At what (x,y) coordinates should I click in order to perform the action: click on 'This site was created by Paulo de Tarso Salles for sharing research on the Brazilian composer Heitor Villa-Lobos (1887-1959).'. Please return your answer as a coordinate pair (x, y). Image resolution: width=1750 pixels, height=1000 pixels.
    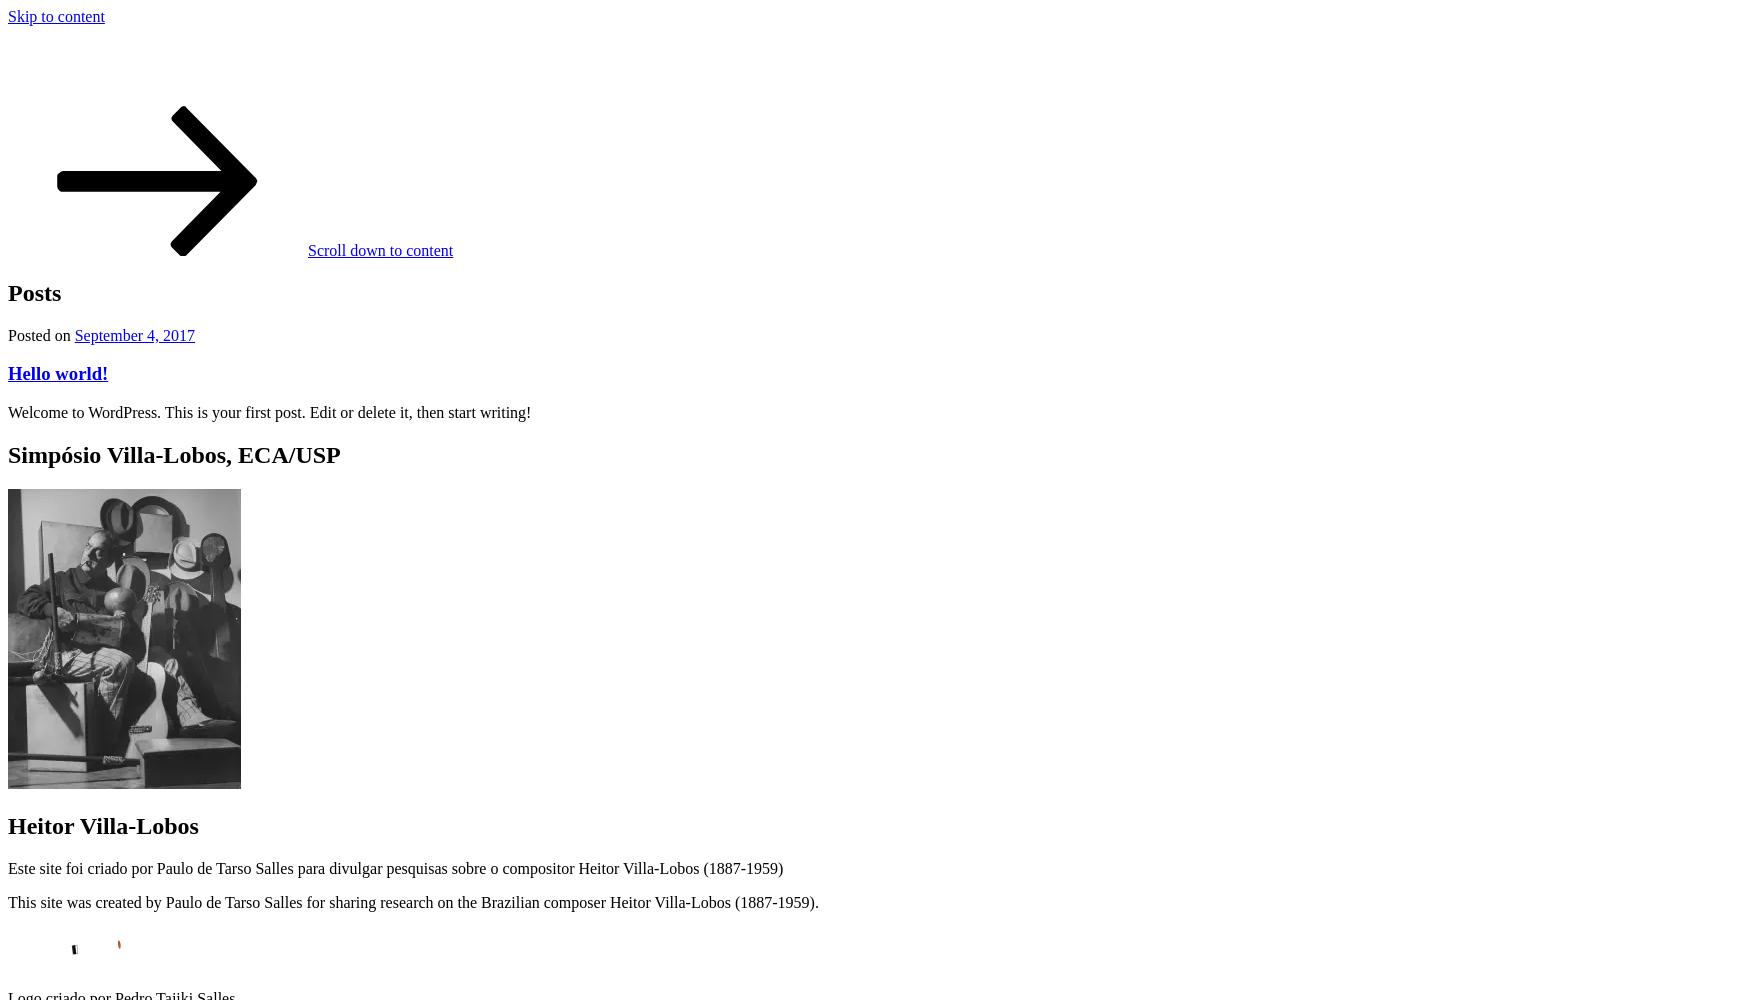
    Looking at the image, I should click on (412, 901).